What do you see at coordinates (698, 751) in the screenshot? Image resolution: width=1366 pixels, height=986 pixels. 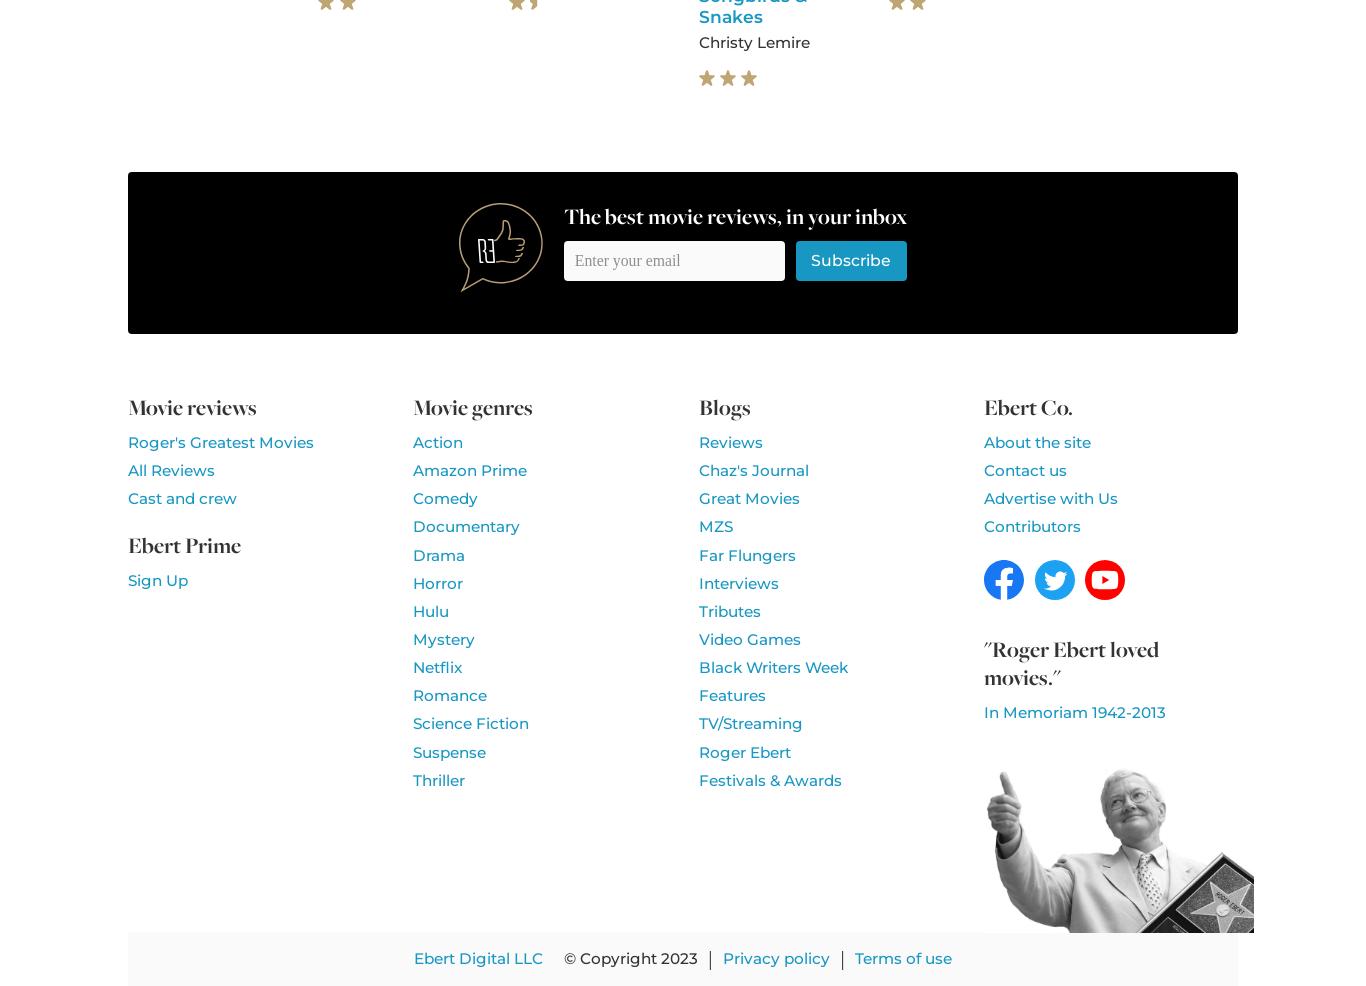 I see `'Roger Ebert'` at bounding box center [698, 751].